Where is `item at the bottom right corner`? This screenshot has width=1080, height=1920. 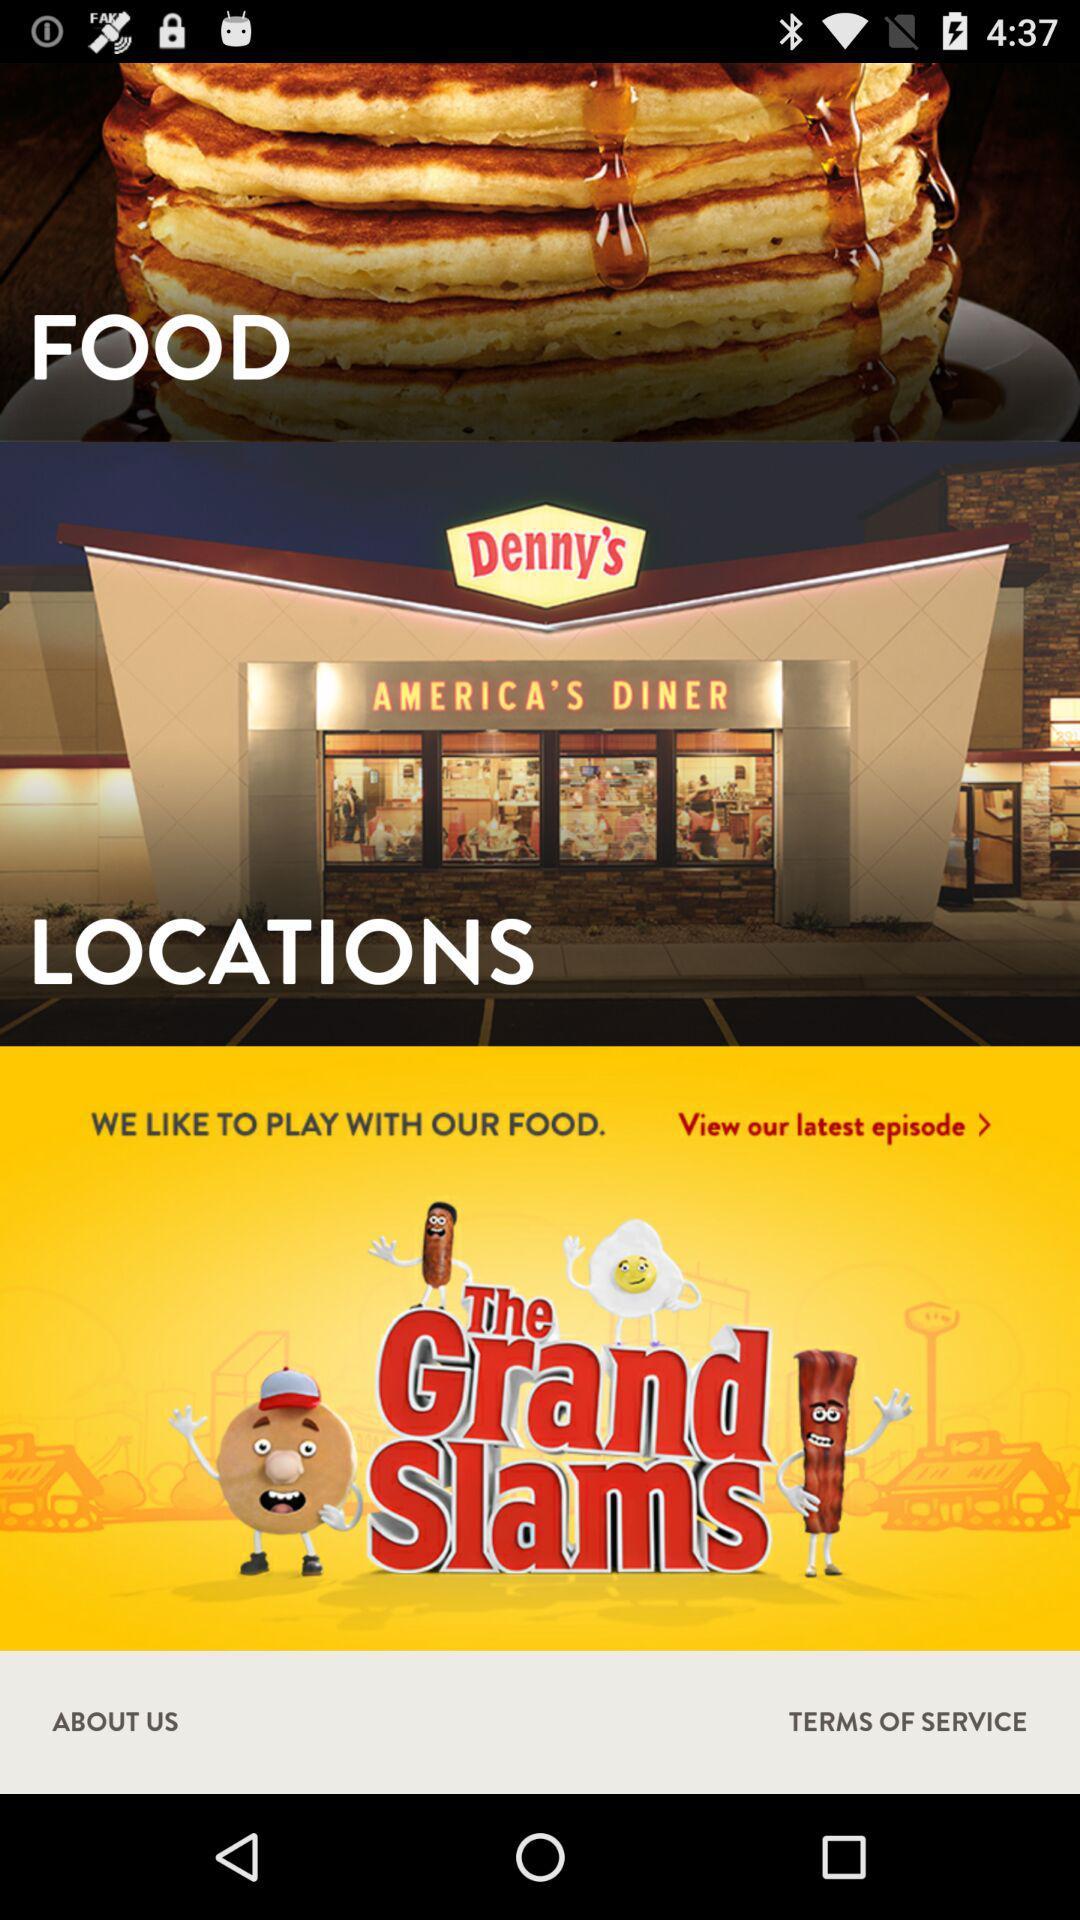 item at the bottom right corner is located at coordinates (908, 1721).